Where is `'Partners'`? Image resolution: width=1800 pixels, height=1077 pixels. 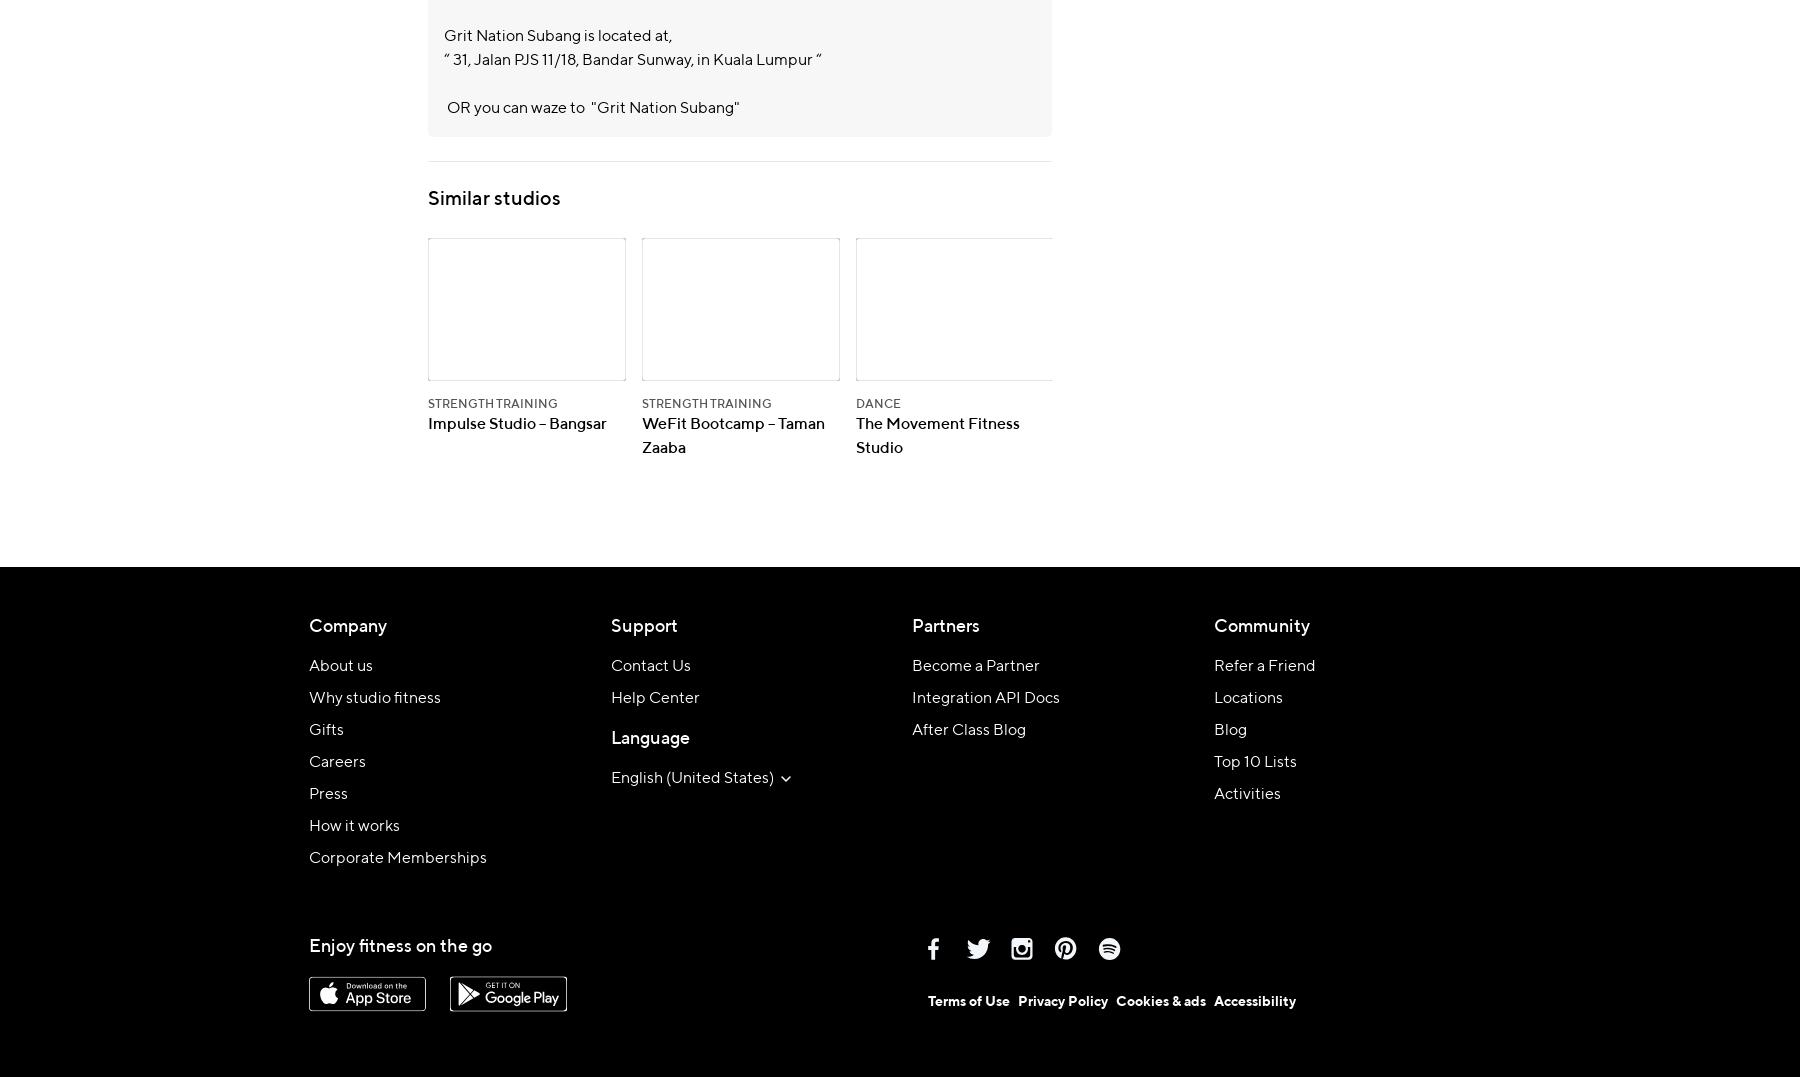
'Partners' is located at coordinates (945, 625).